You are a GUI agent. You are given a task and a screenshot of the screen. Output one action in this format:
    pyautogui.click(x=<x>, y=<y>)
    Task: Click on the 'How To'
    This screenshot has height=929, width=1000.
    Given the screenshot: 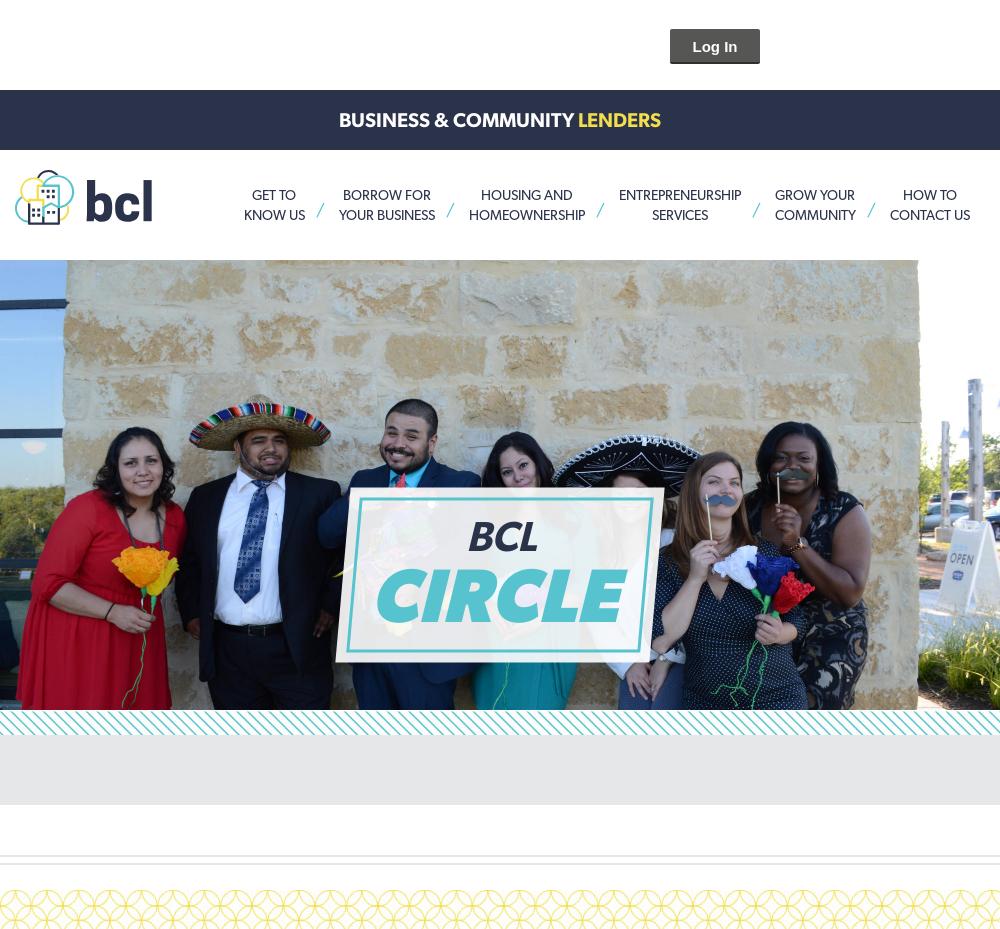 What is the action you would take?
    pyautogui.click(x=902, y=193)
    